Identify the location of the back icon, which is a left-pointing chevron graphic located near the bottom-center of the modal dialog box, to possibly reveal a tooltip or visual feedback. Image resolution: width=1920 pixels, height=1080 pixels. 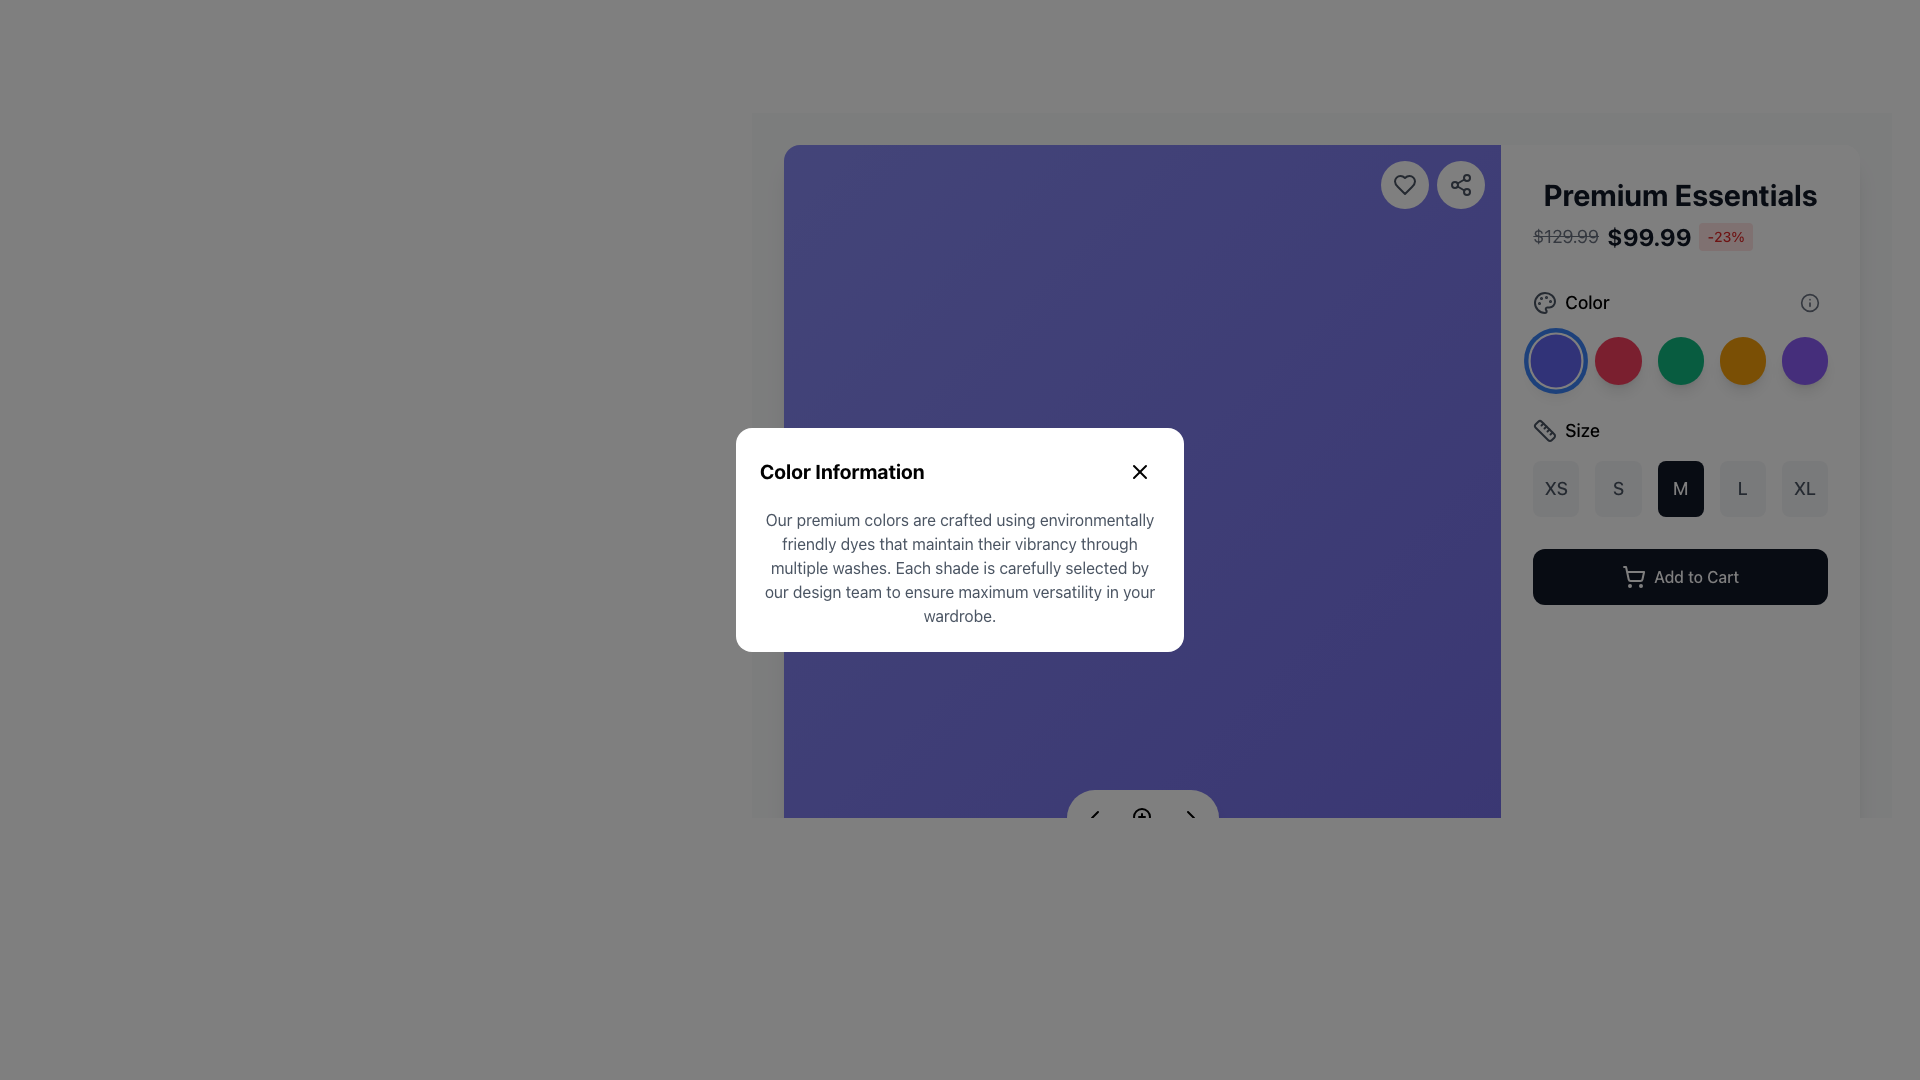
(1093, 818).